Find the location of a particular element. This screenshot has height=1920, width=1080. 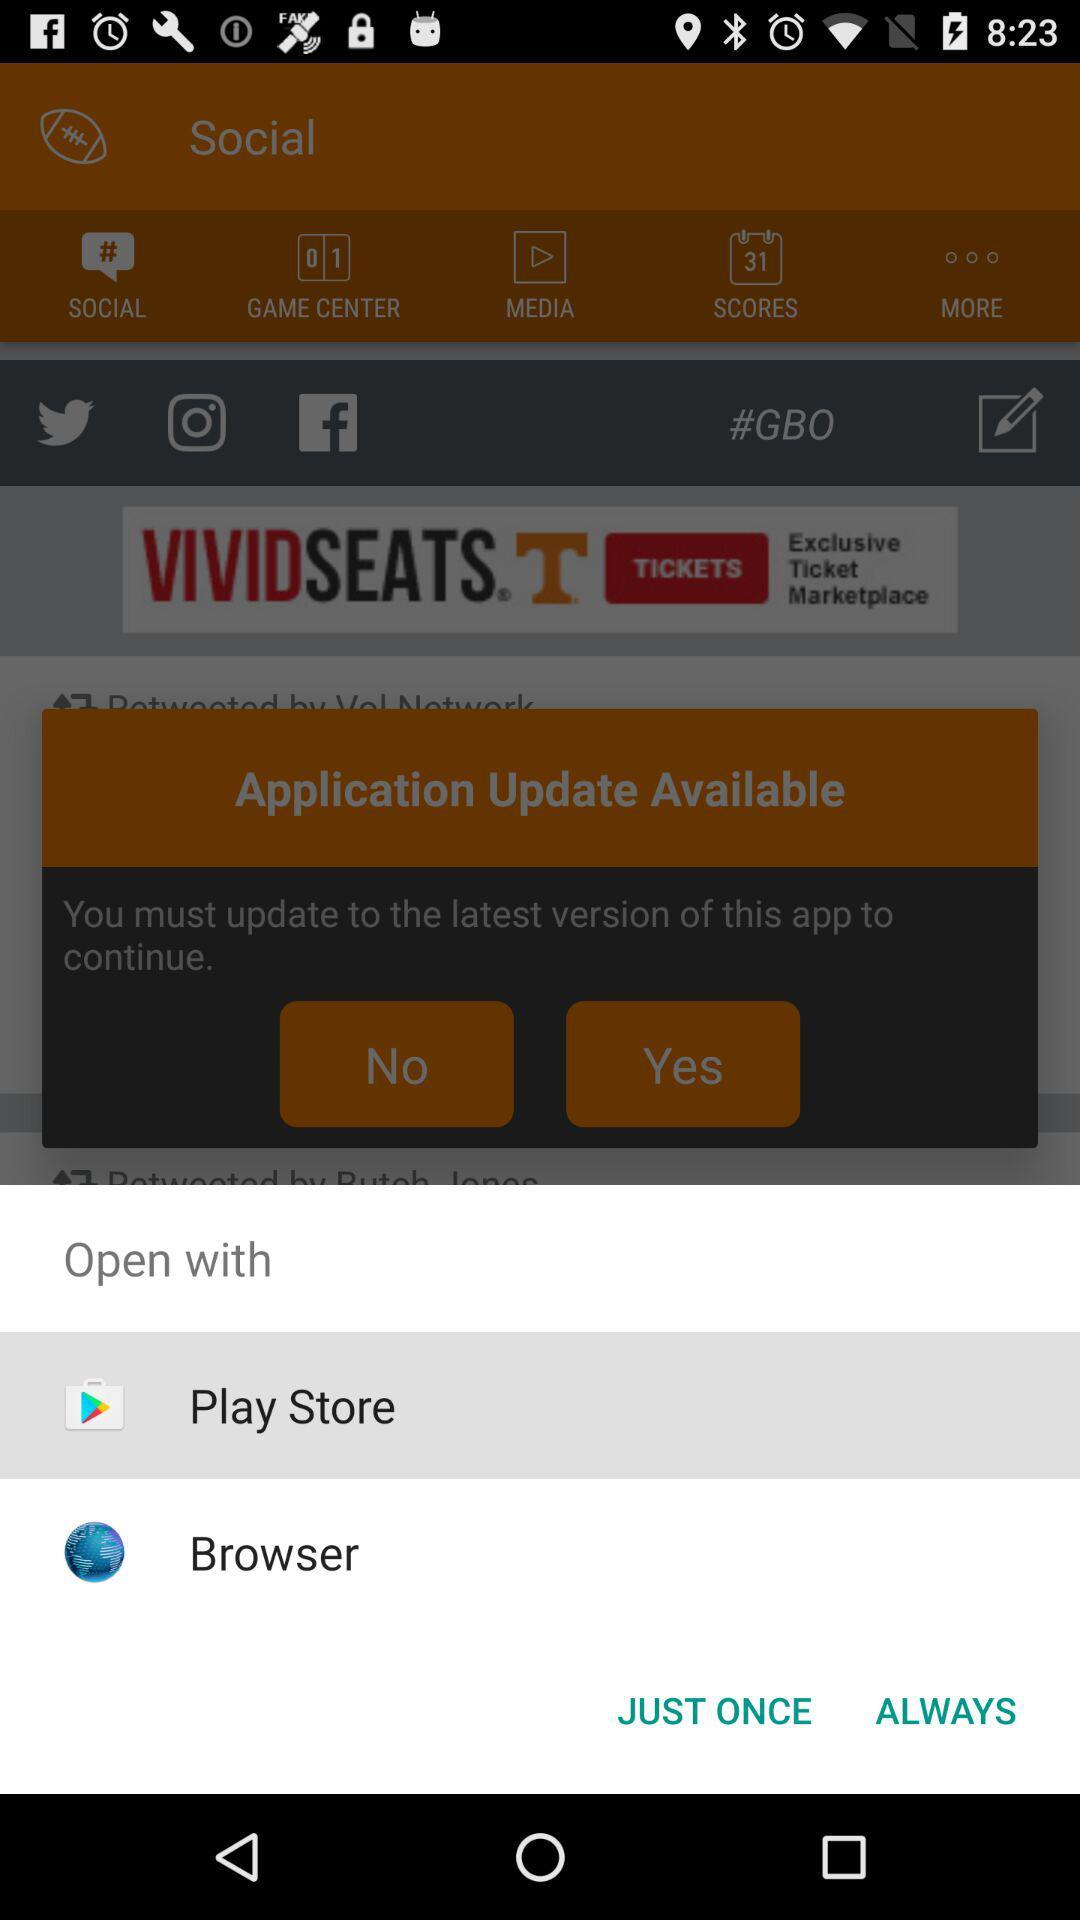

the always at the bottom right corner is located at coordinates (945, 1708).